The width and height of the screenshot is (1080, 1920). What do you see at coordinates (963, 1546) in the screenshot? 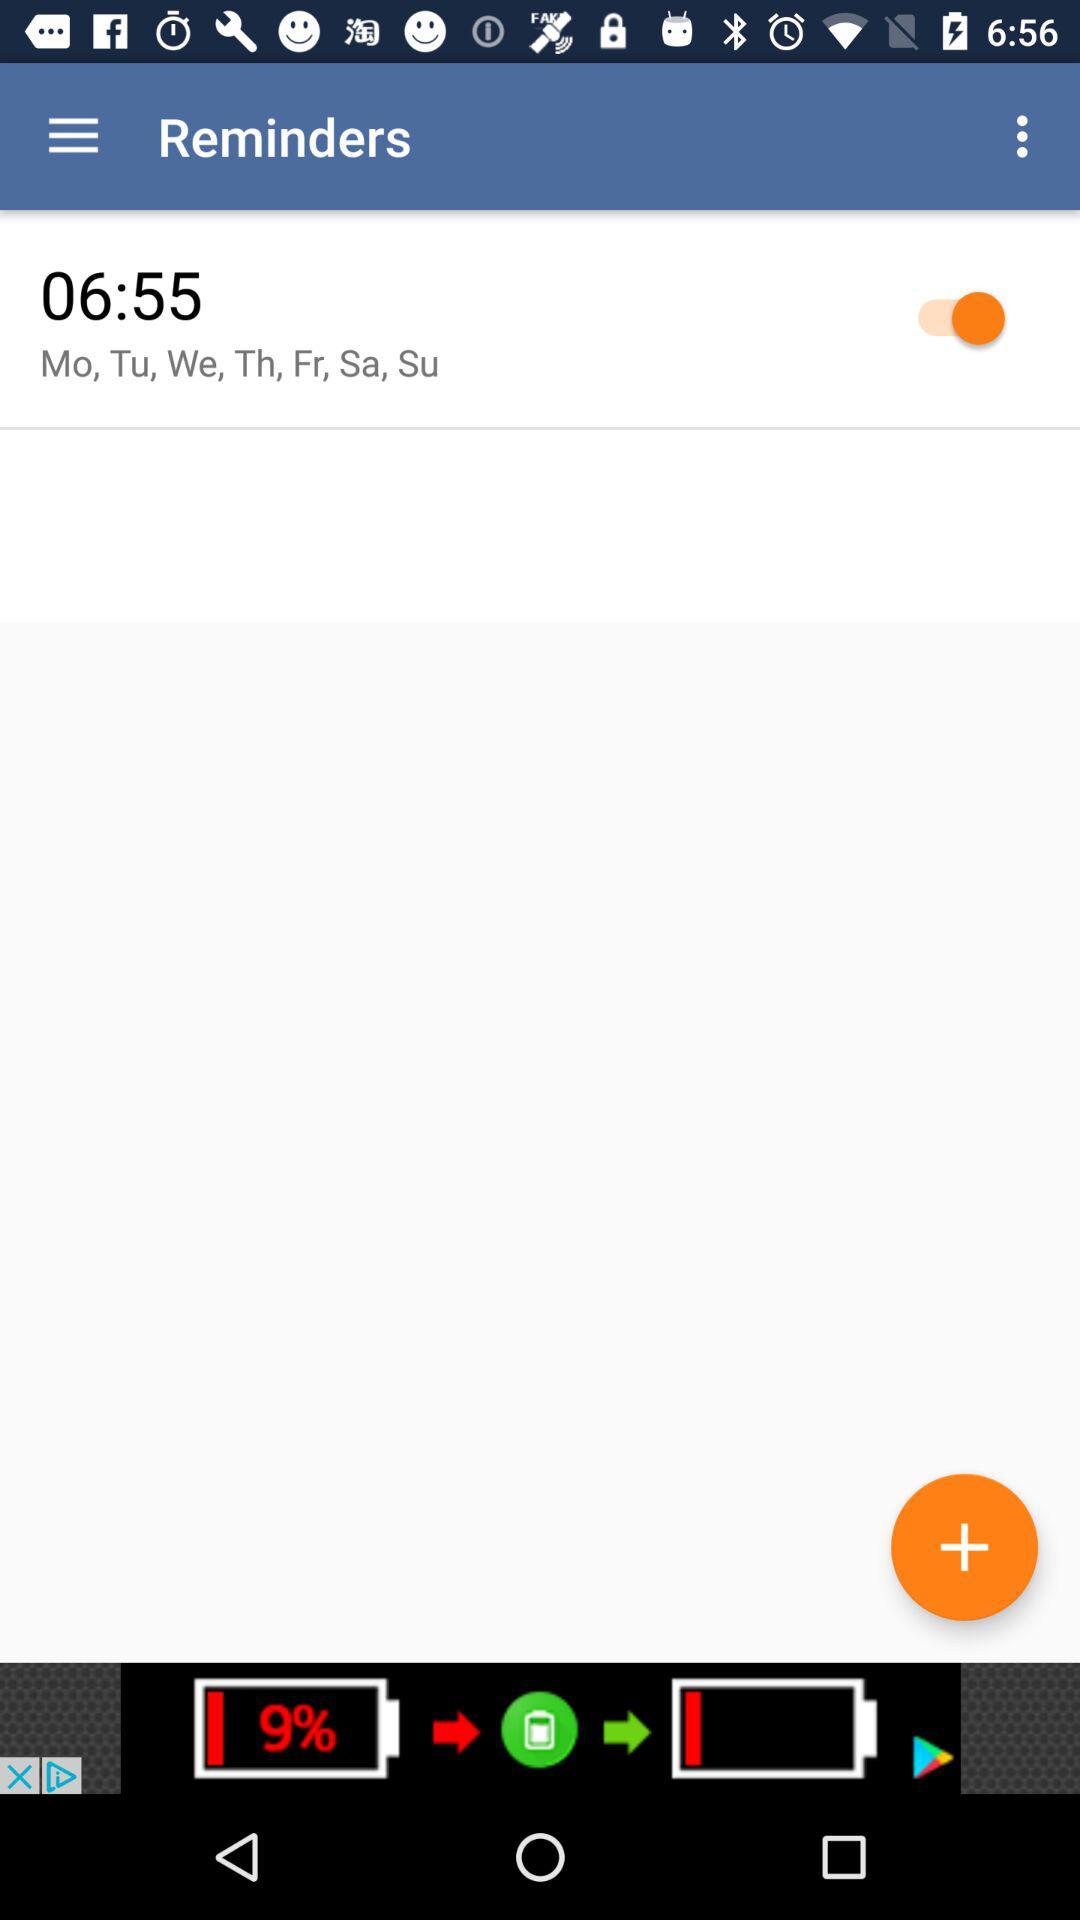
I see `the add icon` at bounding box center [963, 1546].